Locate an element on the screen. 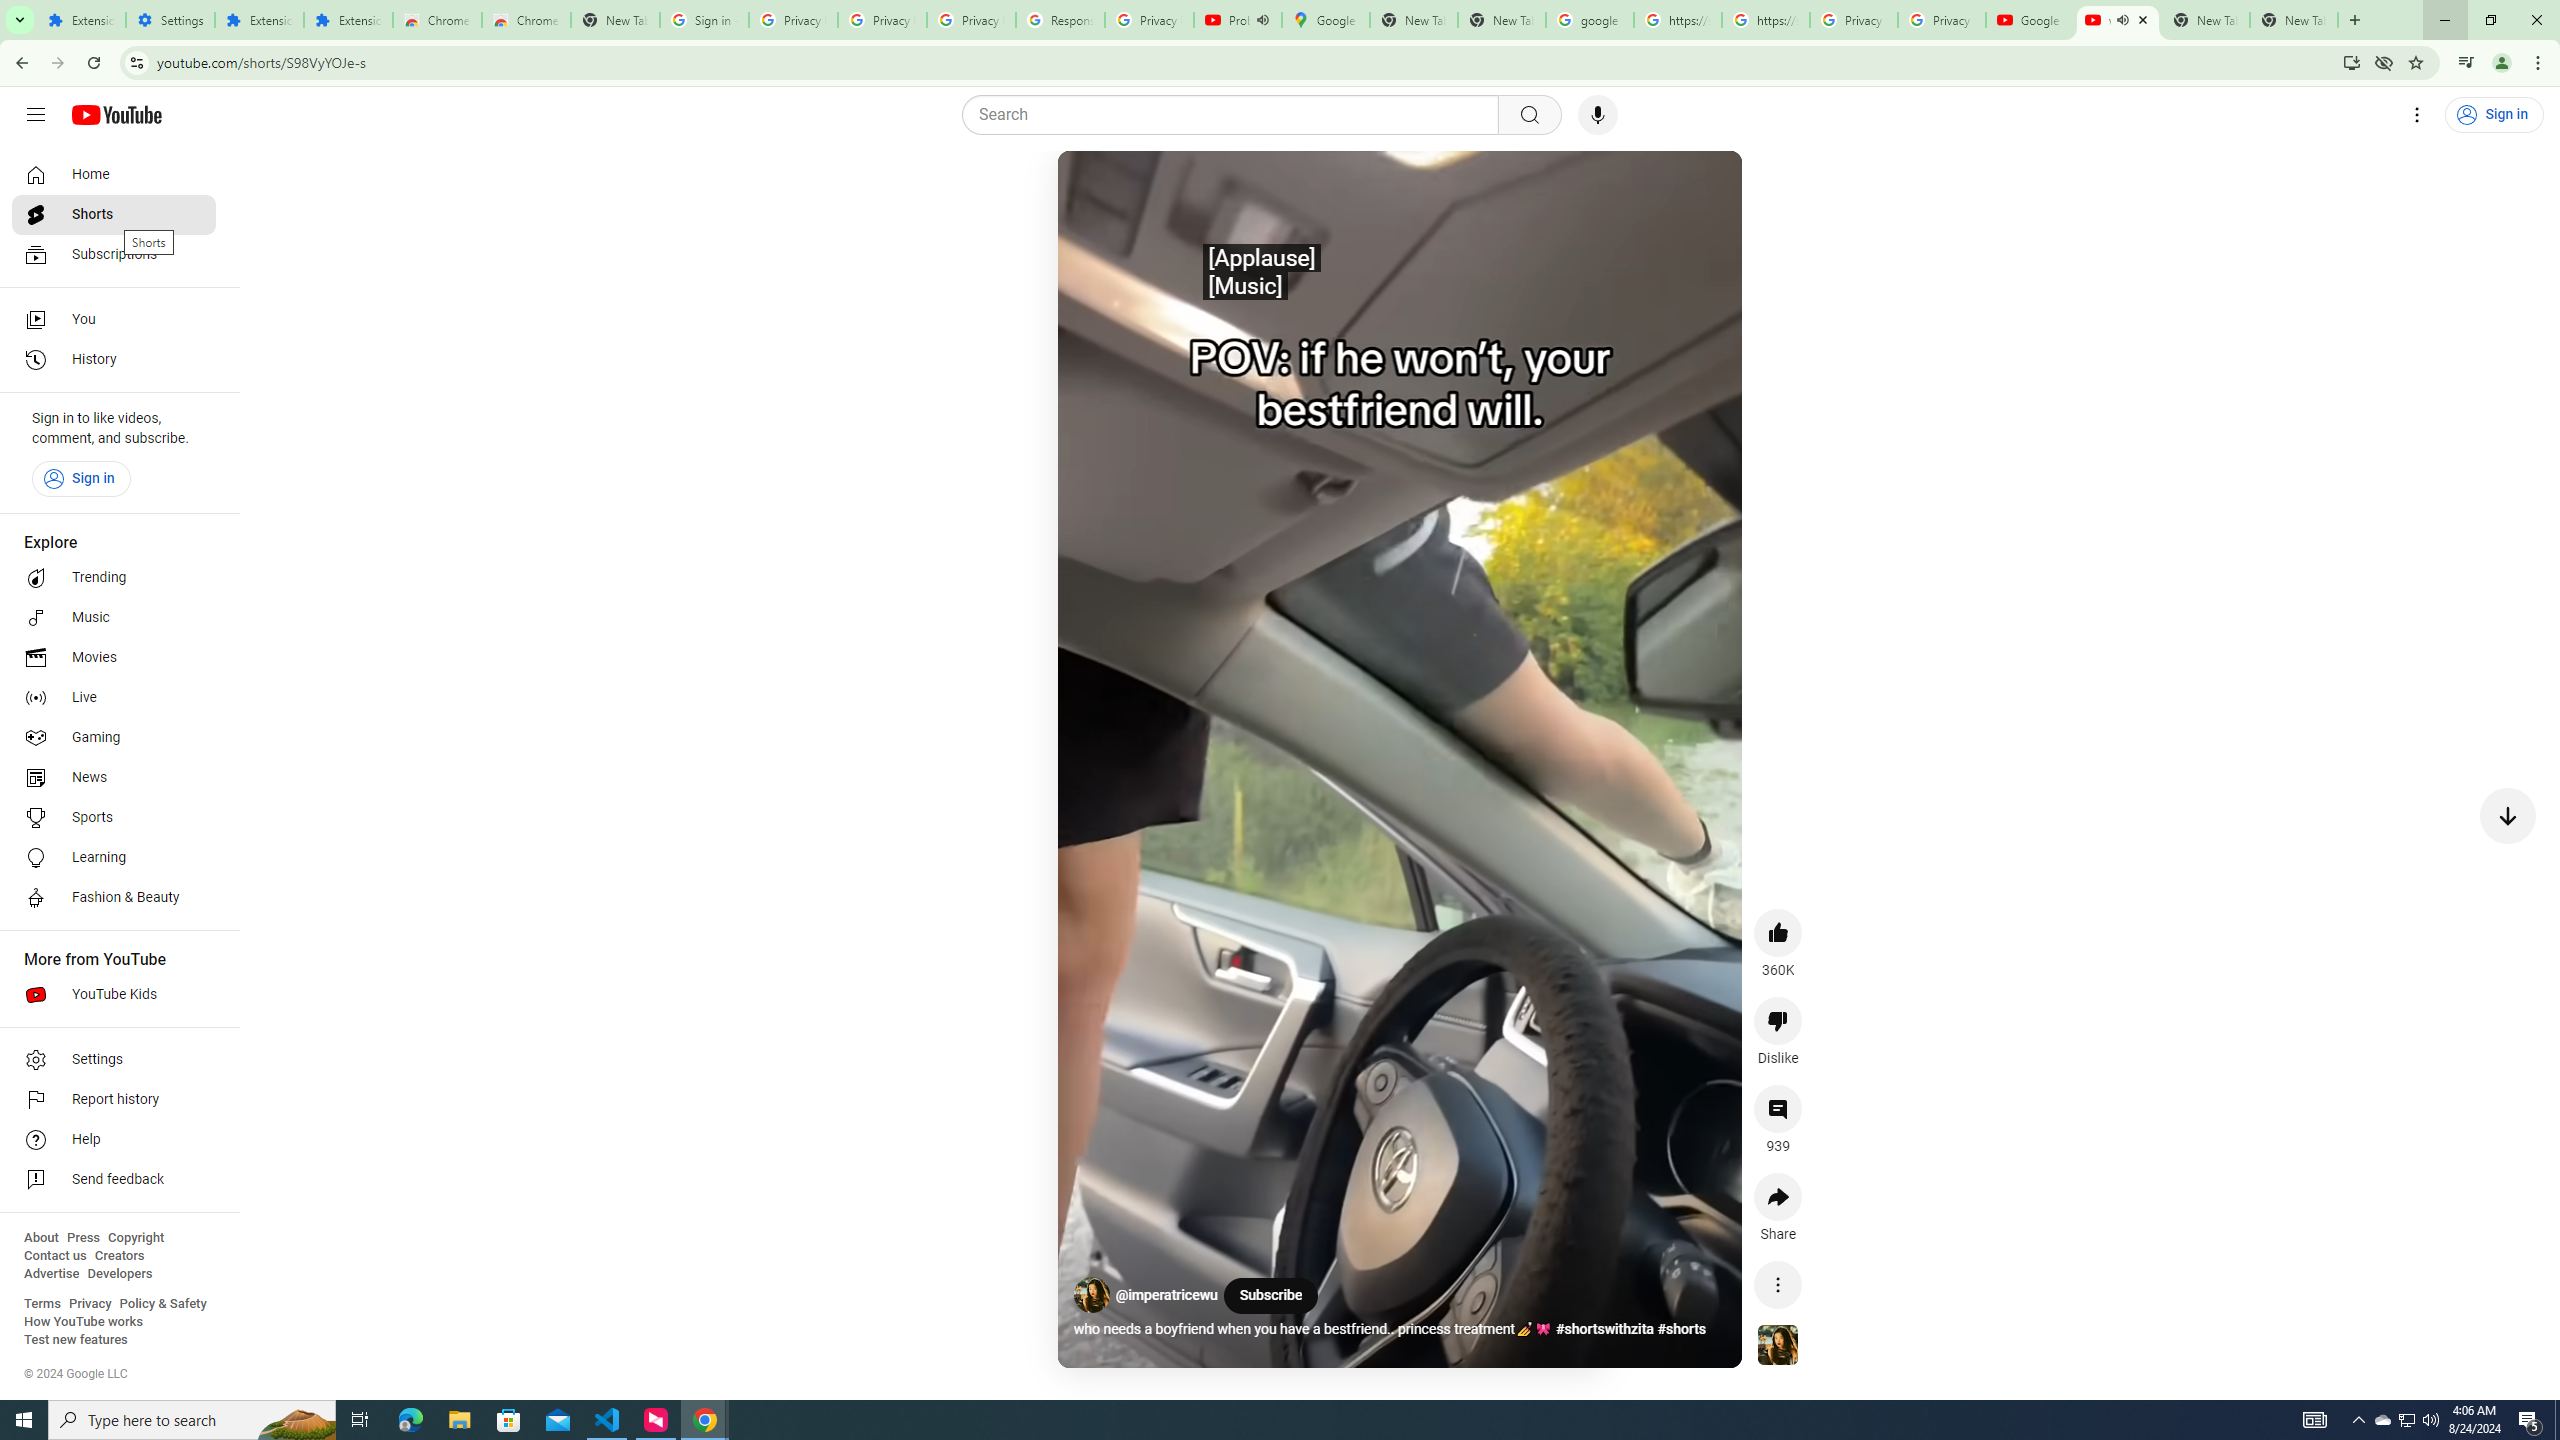 This screenshot has height=1440, width=2560. 'Extensions' is located at coordinates (347, 19).